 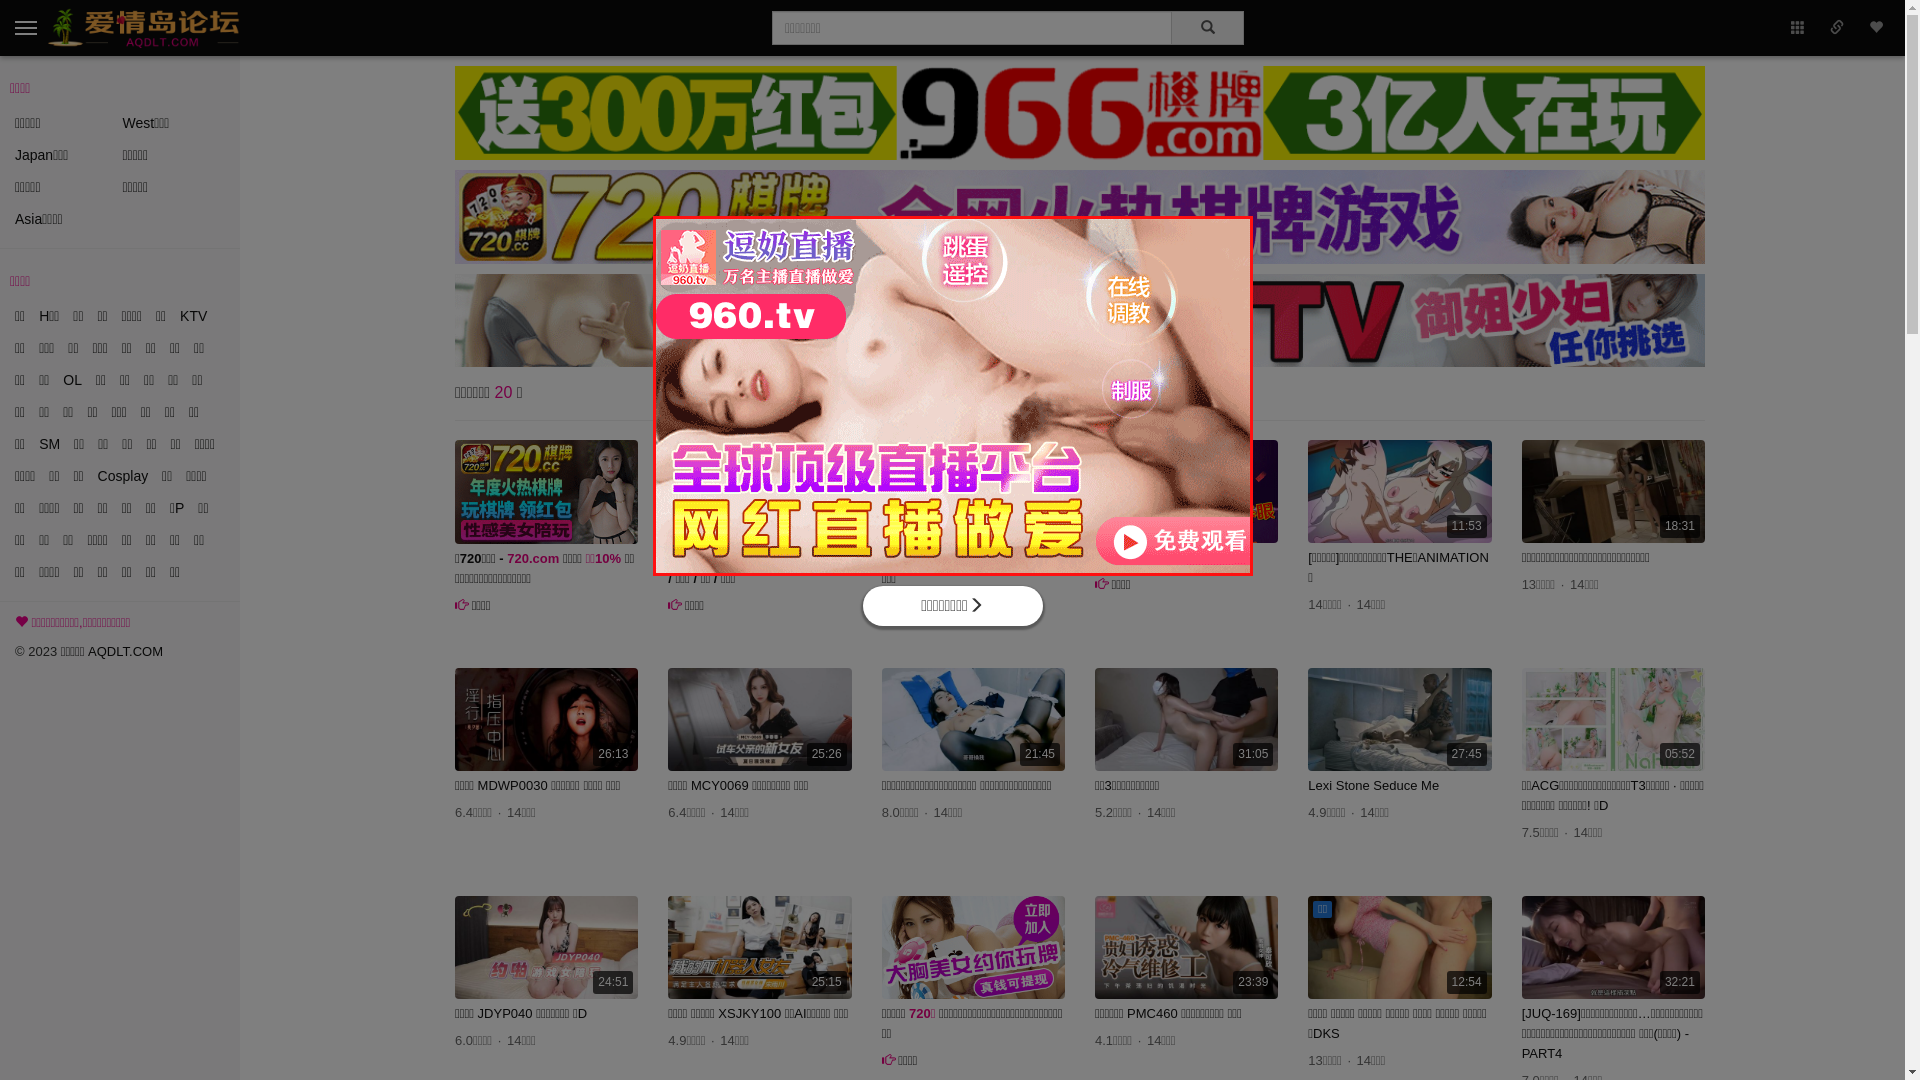 What do you see at coordinates (27, 27) in the screenshot?
I see `'Toggle navigation'` at bounding box center [27, 27].